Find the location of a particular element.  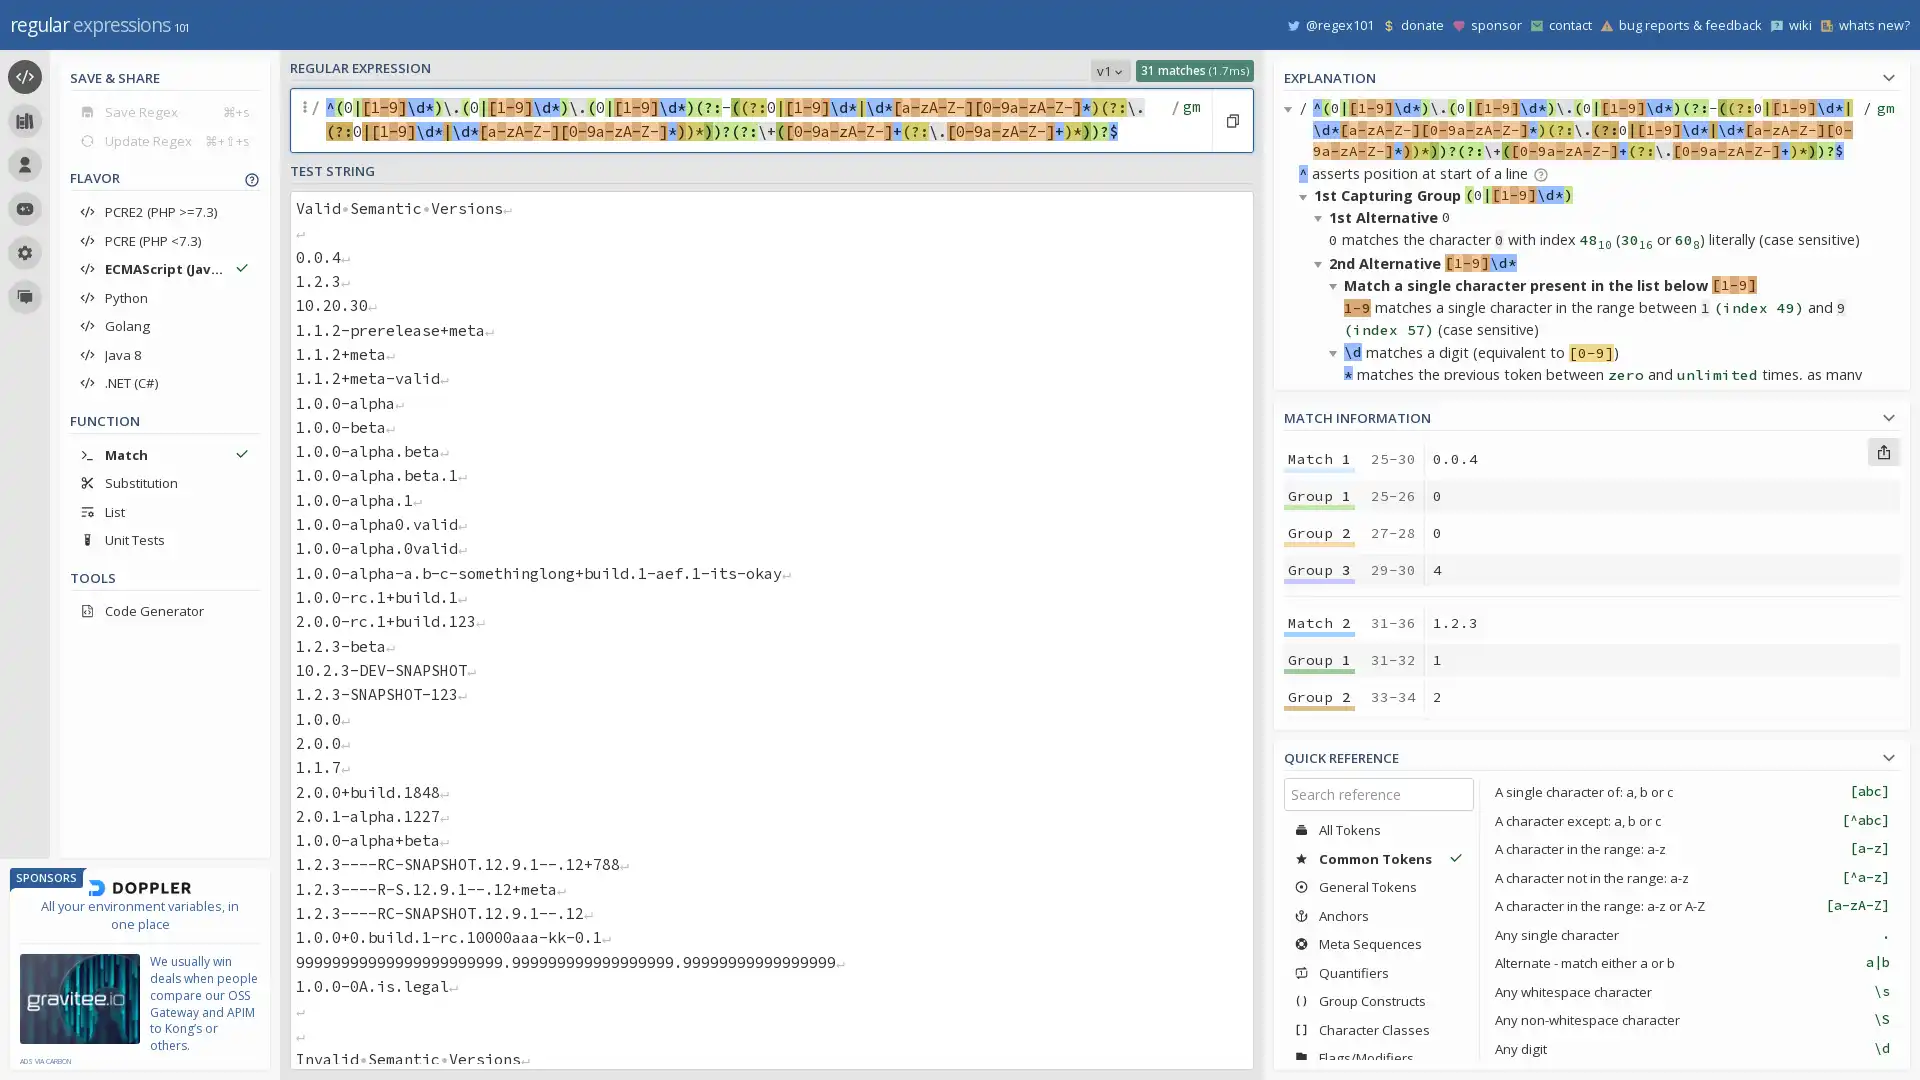

Collapse Subtree is located at coordinates (1306, 692).